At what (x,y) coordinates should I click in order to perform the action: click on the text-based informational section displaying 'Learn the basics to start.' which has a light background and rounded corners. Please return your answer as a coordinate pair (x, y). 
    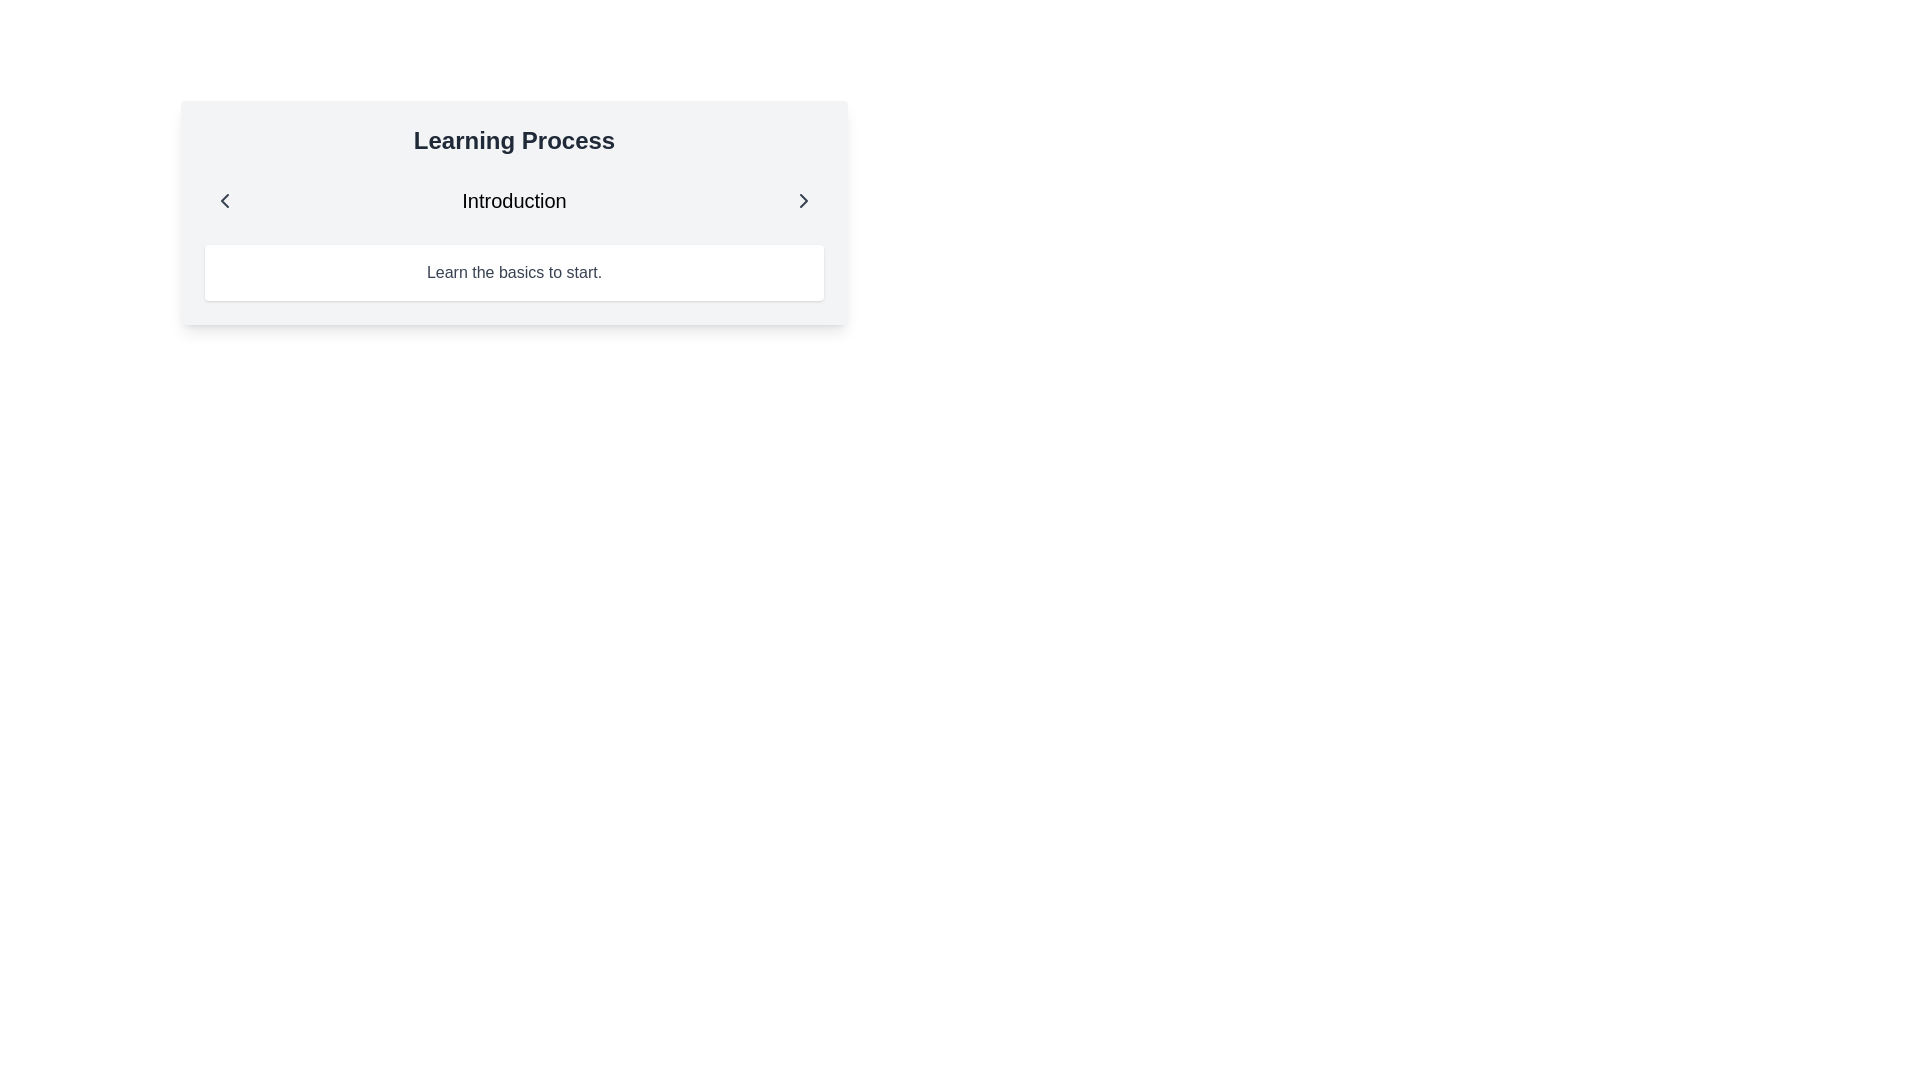
    Looking at the image, I should click on (514, 273).